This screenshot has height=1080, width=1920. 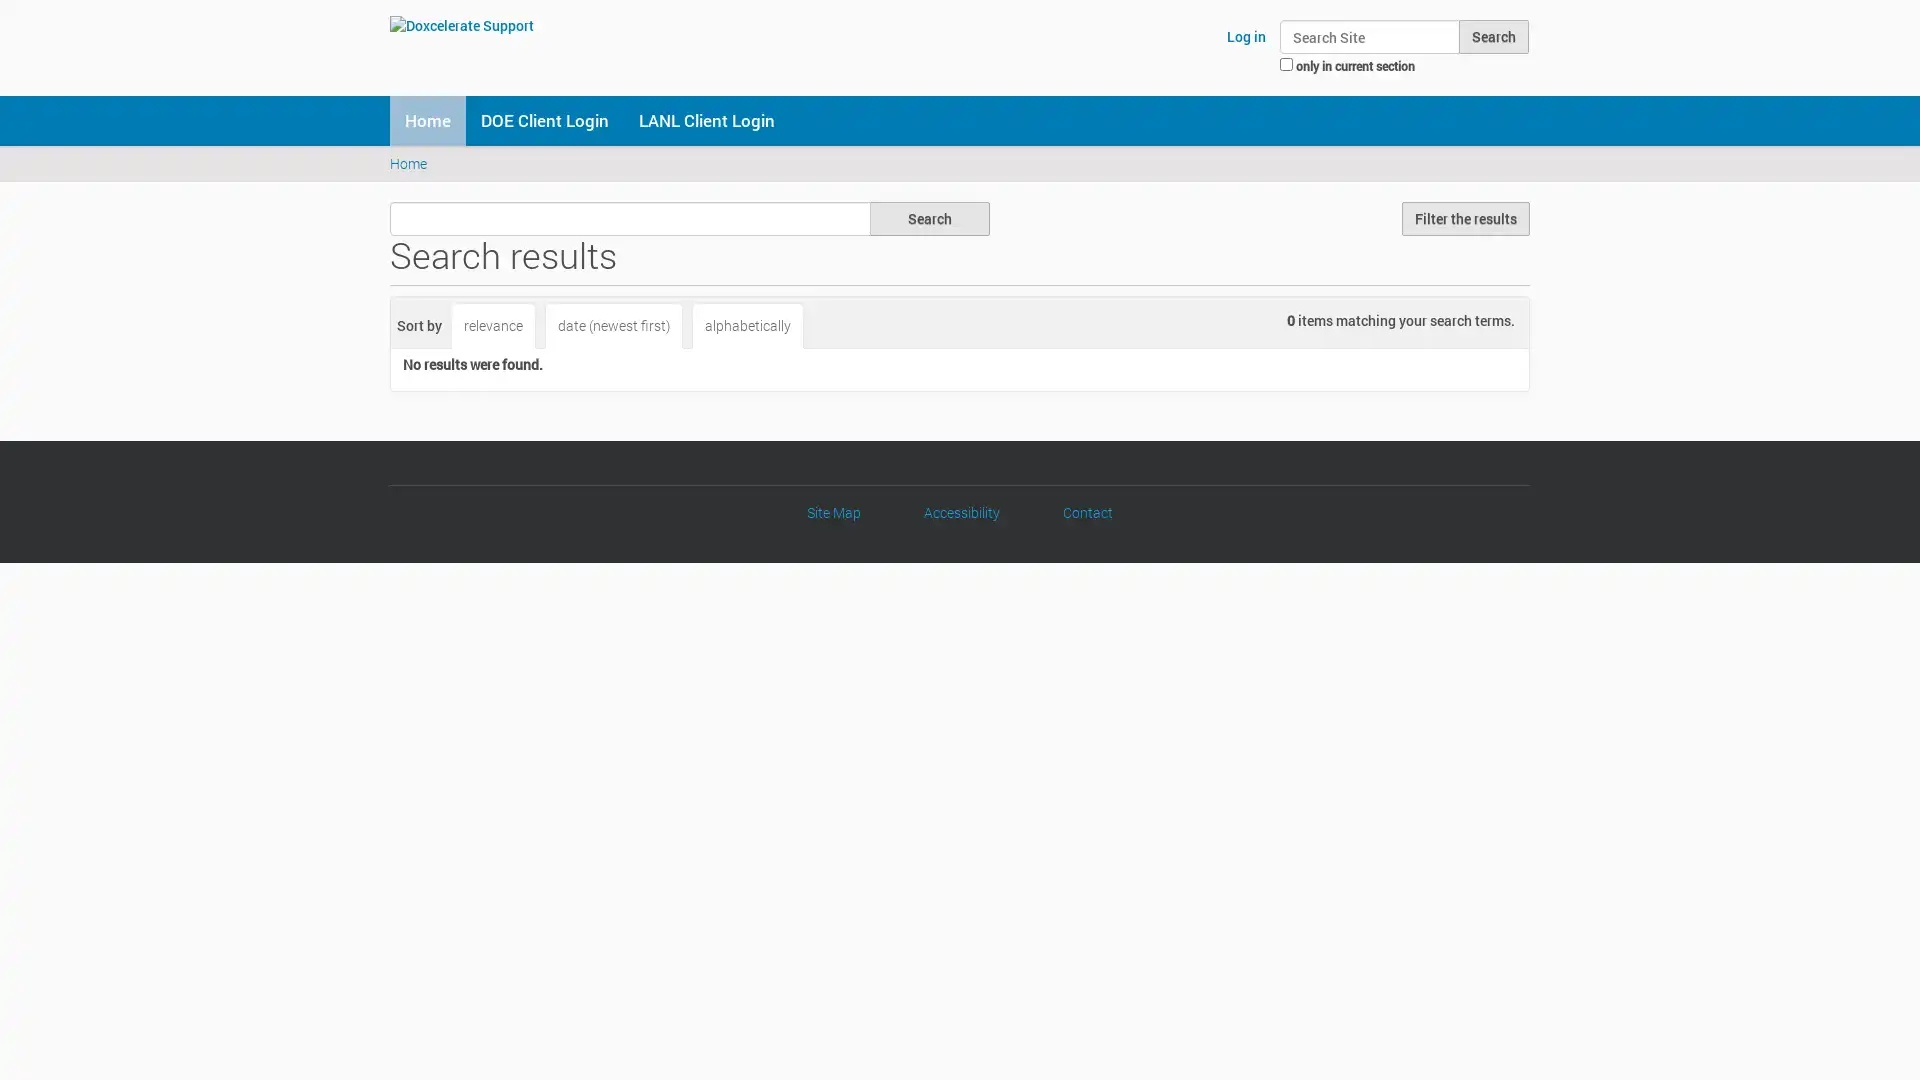 What do you see at coordinates (1493, 37) in the screenshot?
I see `Search` at bounding box center [1493, 37].